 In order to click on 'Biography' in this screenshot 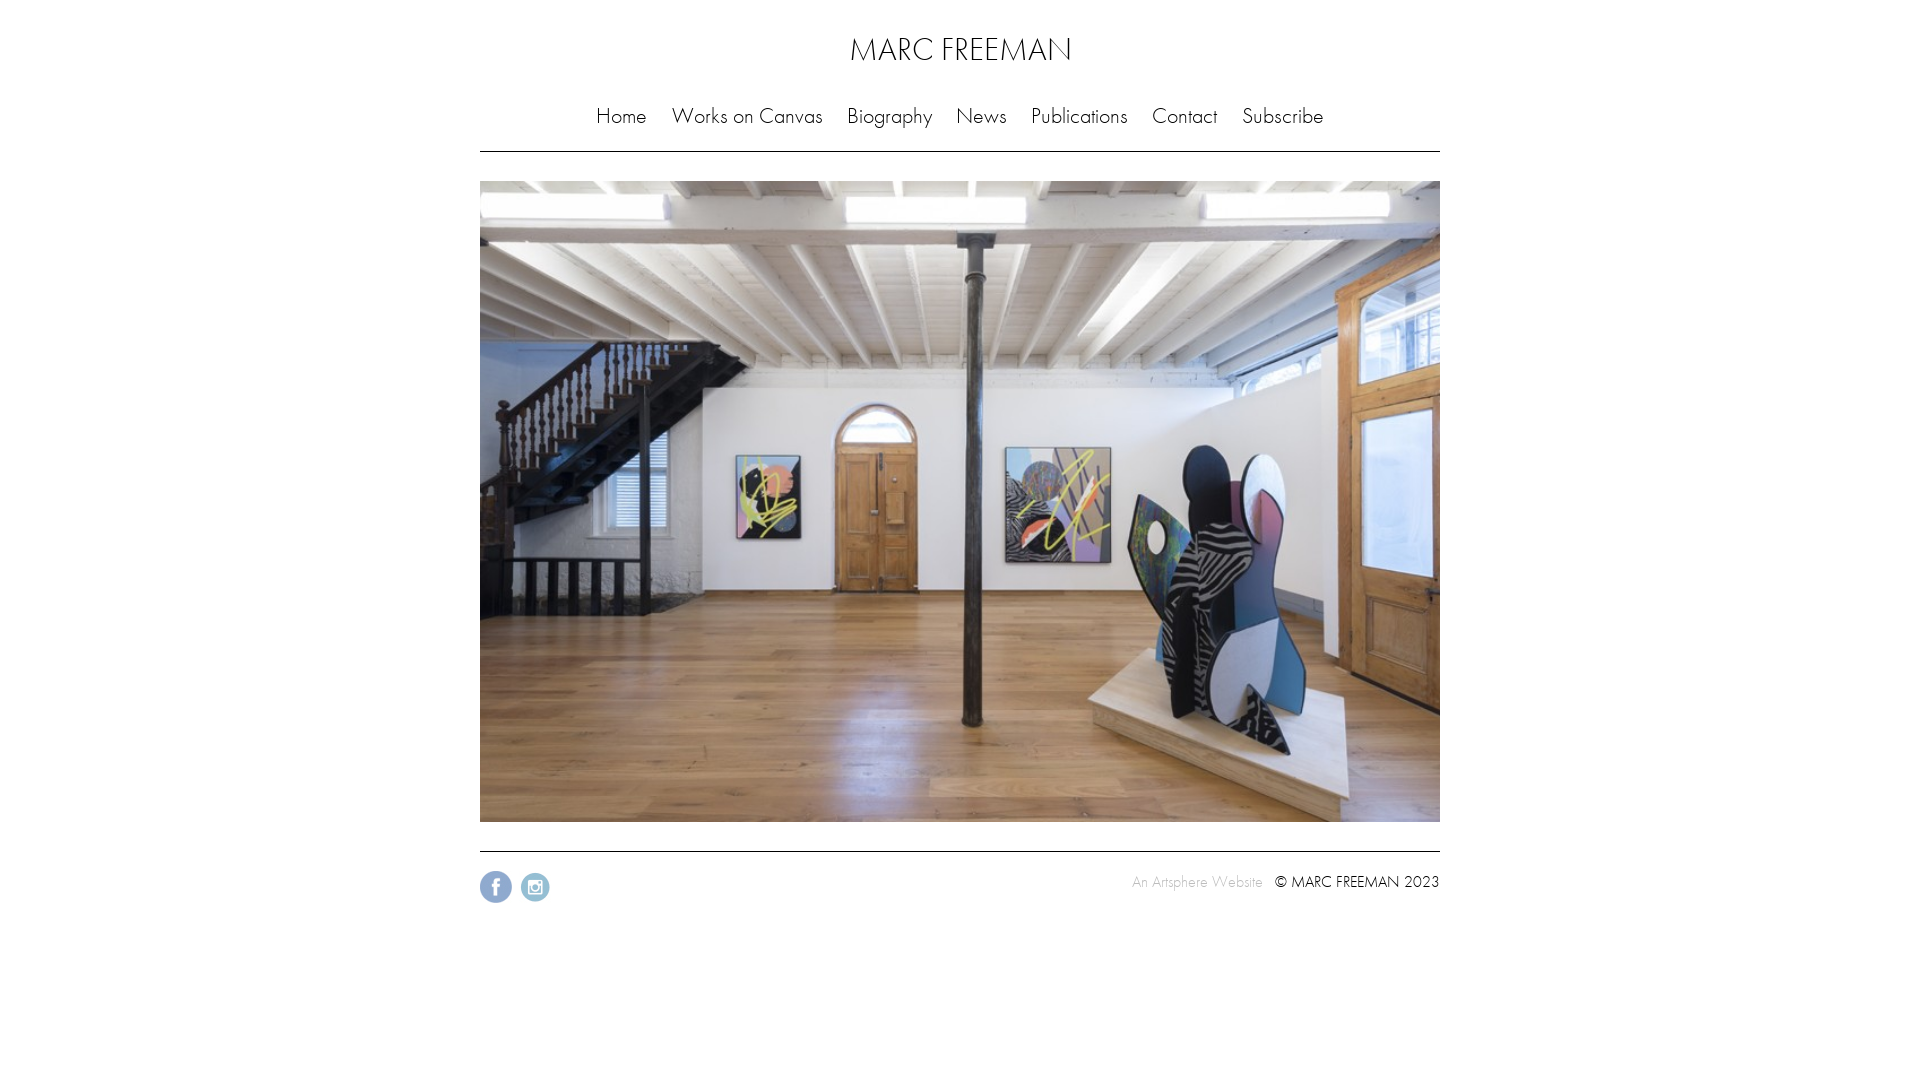, I will do `click(888, 115)`.